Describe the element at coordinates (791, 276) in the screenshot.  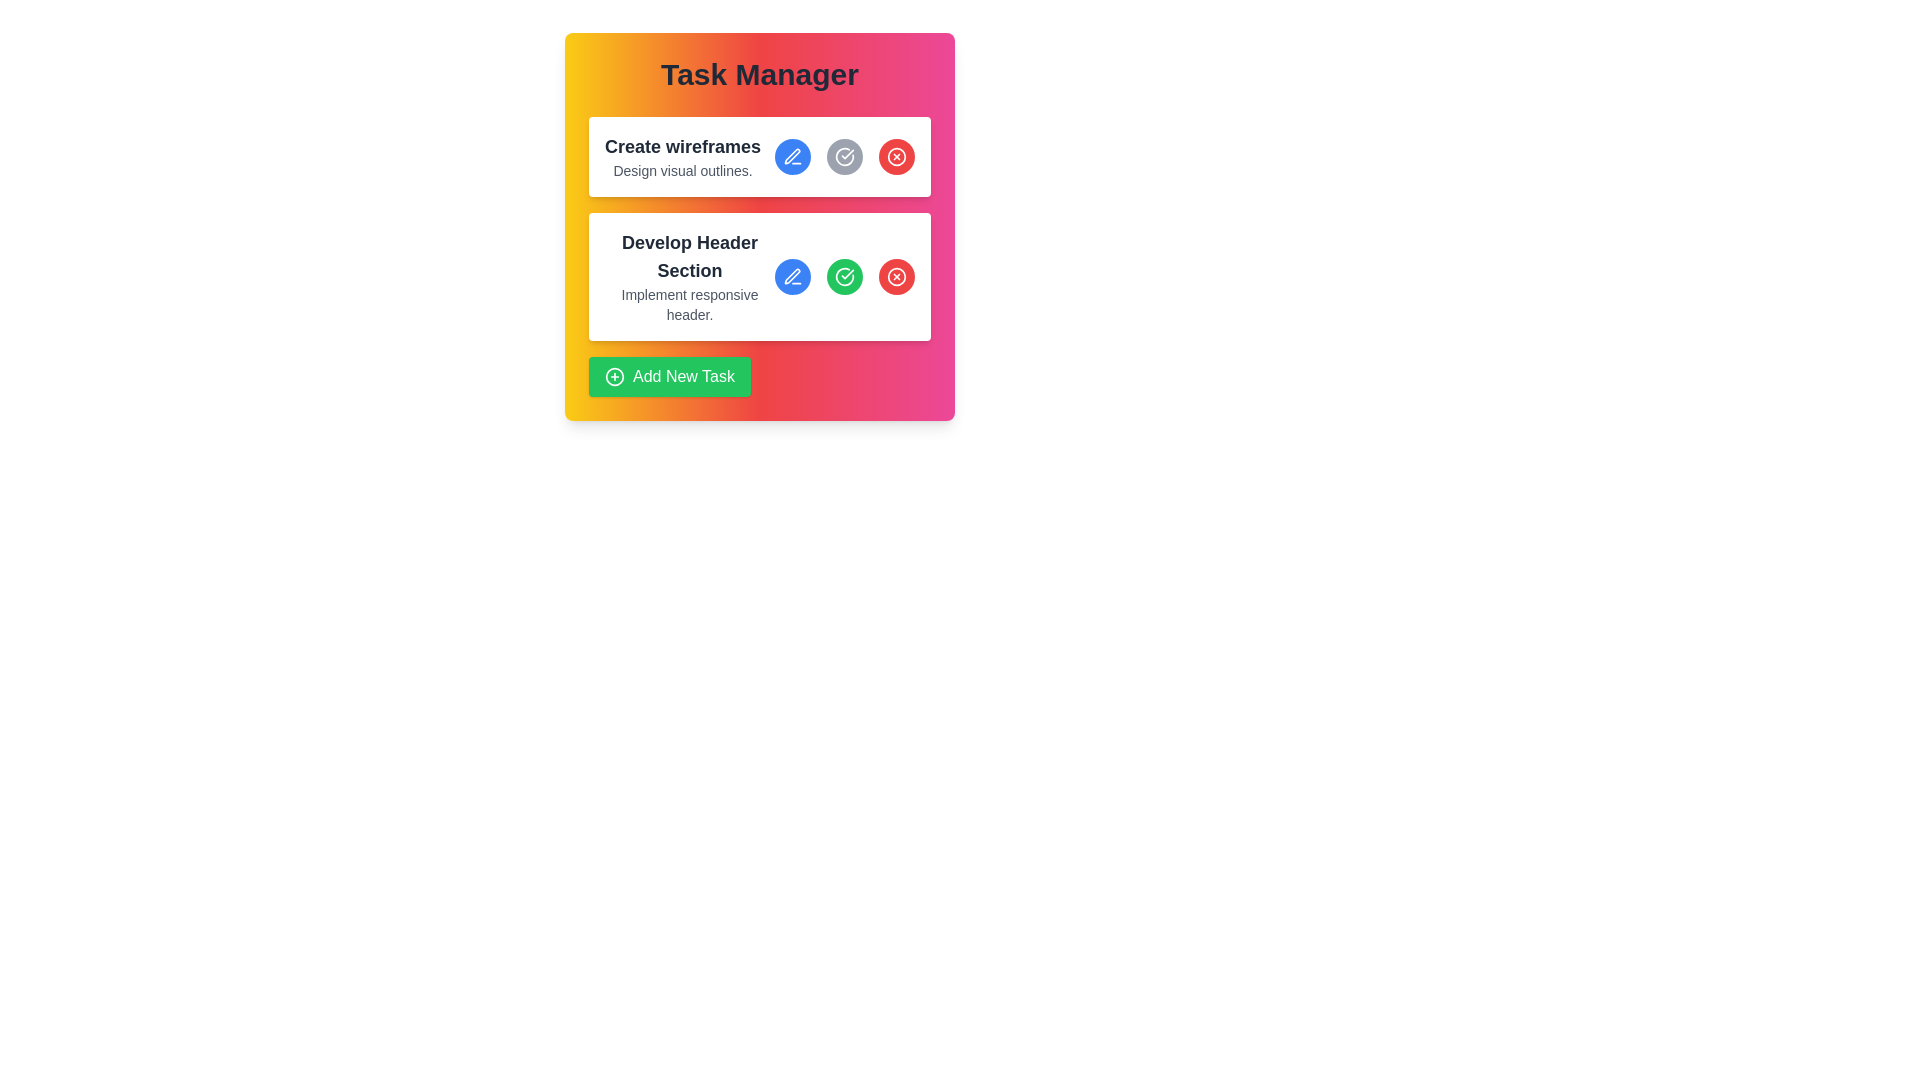
I see `the pen icon located in the second task item row` at that location.